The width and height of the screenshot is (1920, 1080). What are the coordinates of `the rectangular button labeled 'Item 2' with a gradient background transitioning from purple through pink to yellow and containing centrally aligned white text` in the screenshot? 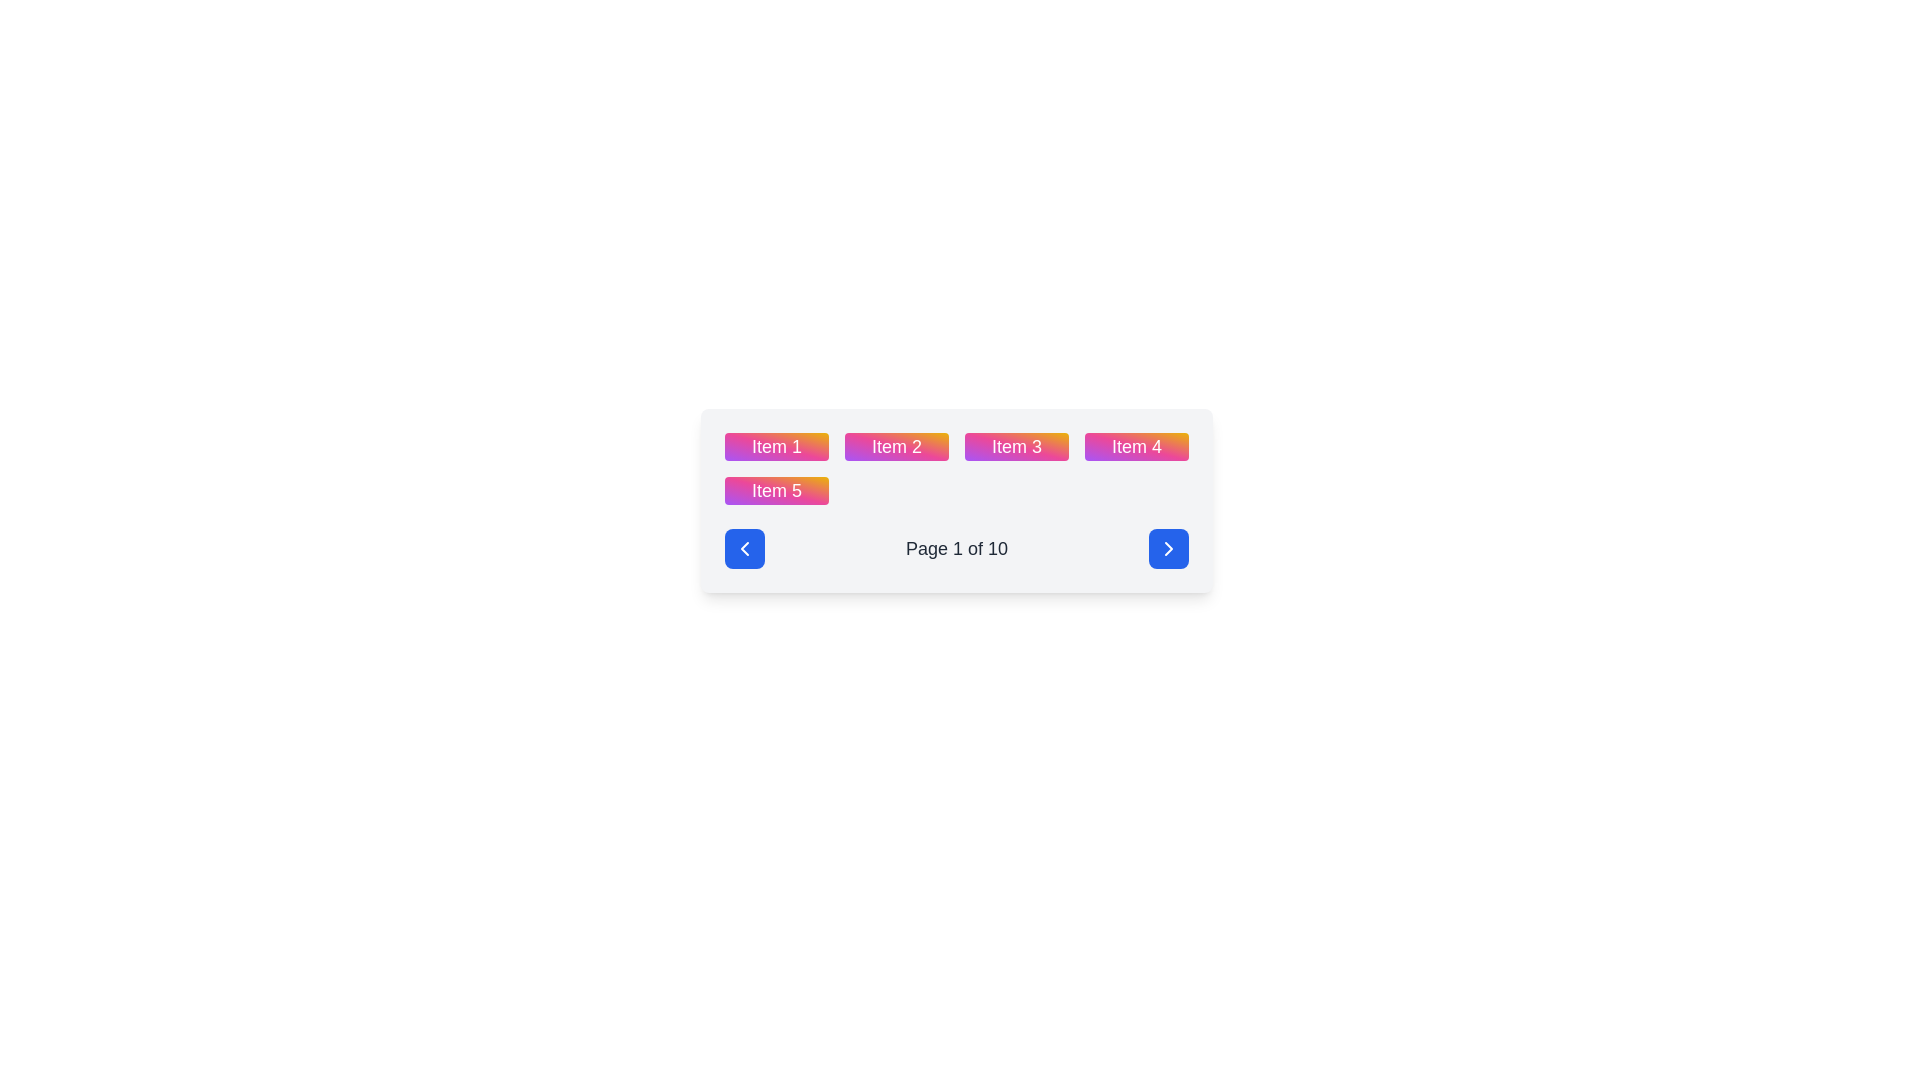 It's located at (896, 446).